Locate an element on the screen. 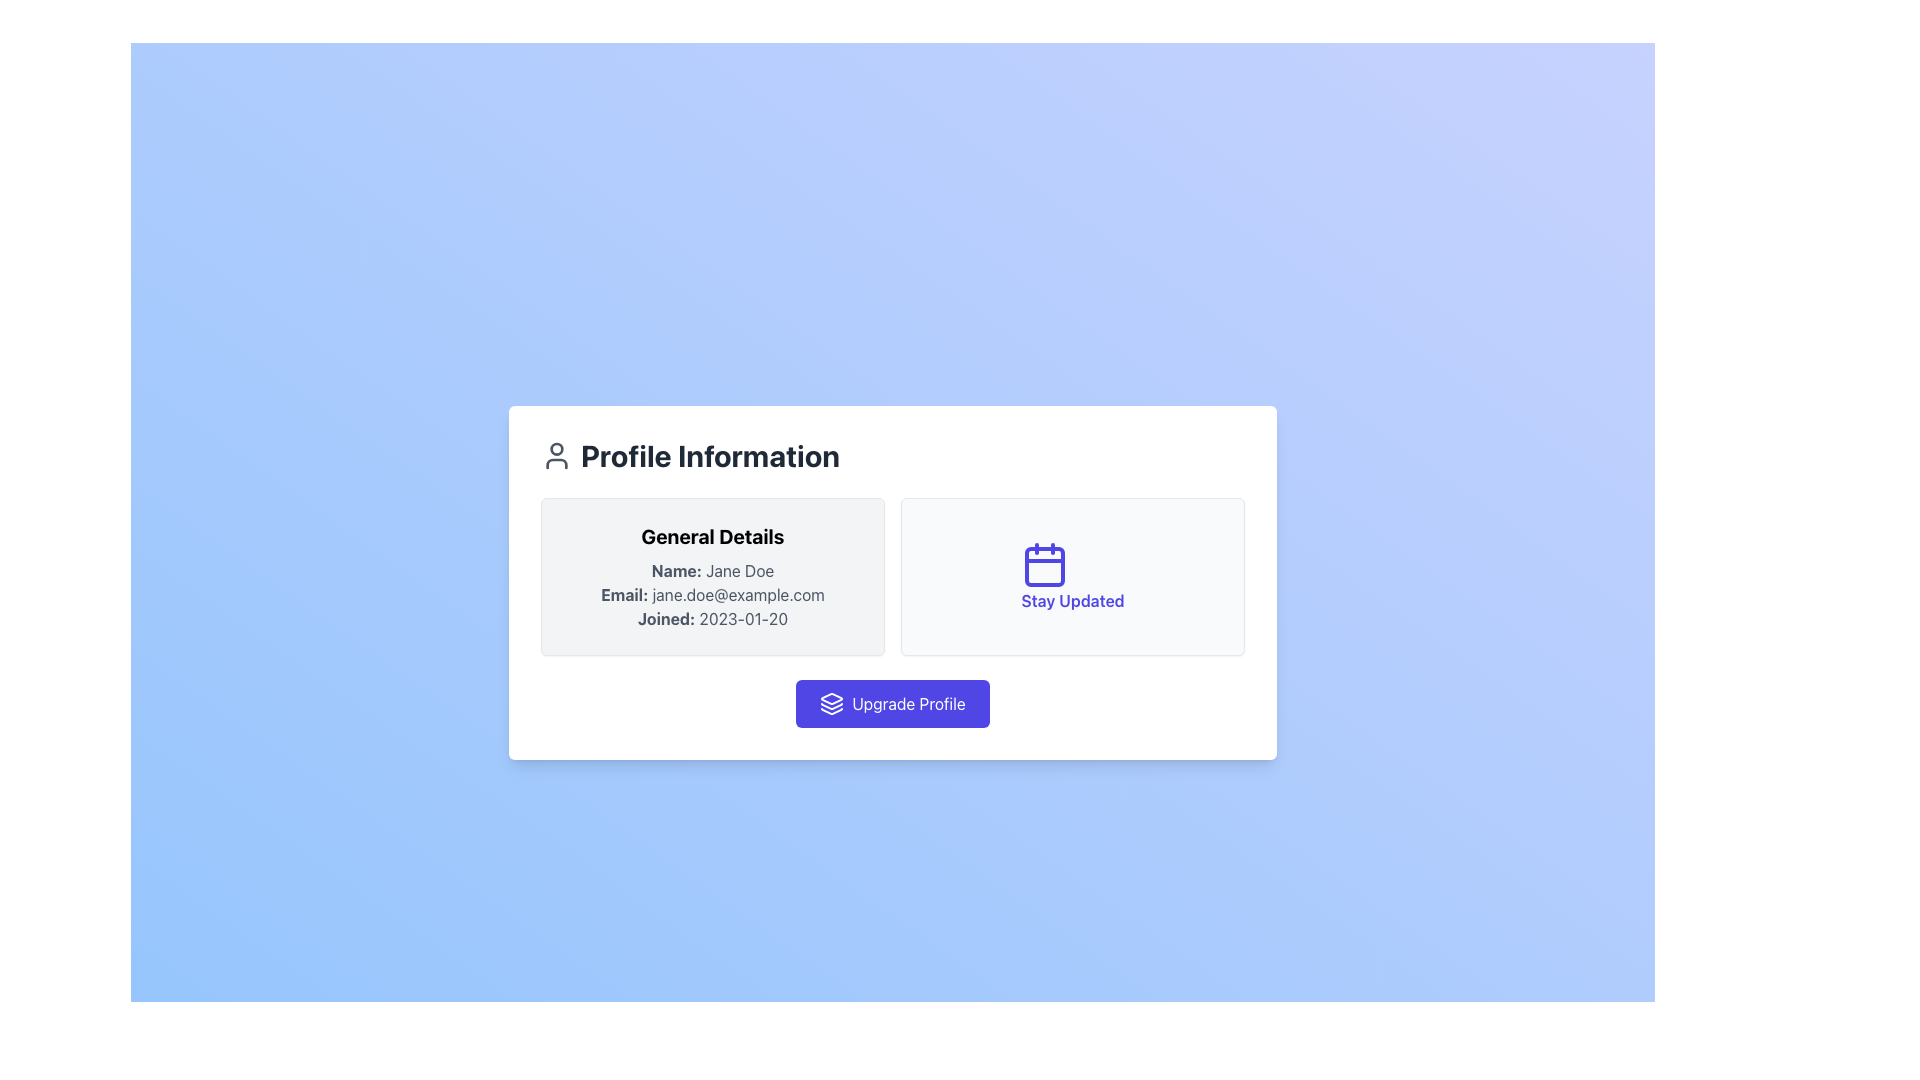  the 'Upgrade Profile' button by clicking on the decorative icon that is located to the left of the button text is located at coordinates (832, 703).